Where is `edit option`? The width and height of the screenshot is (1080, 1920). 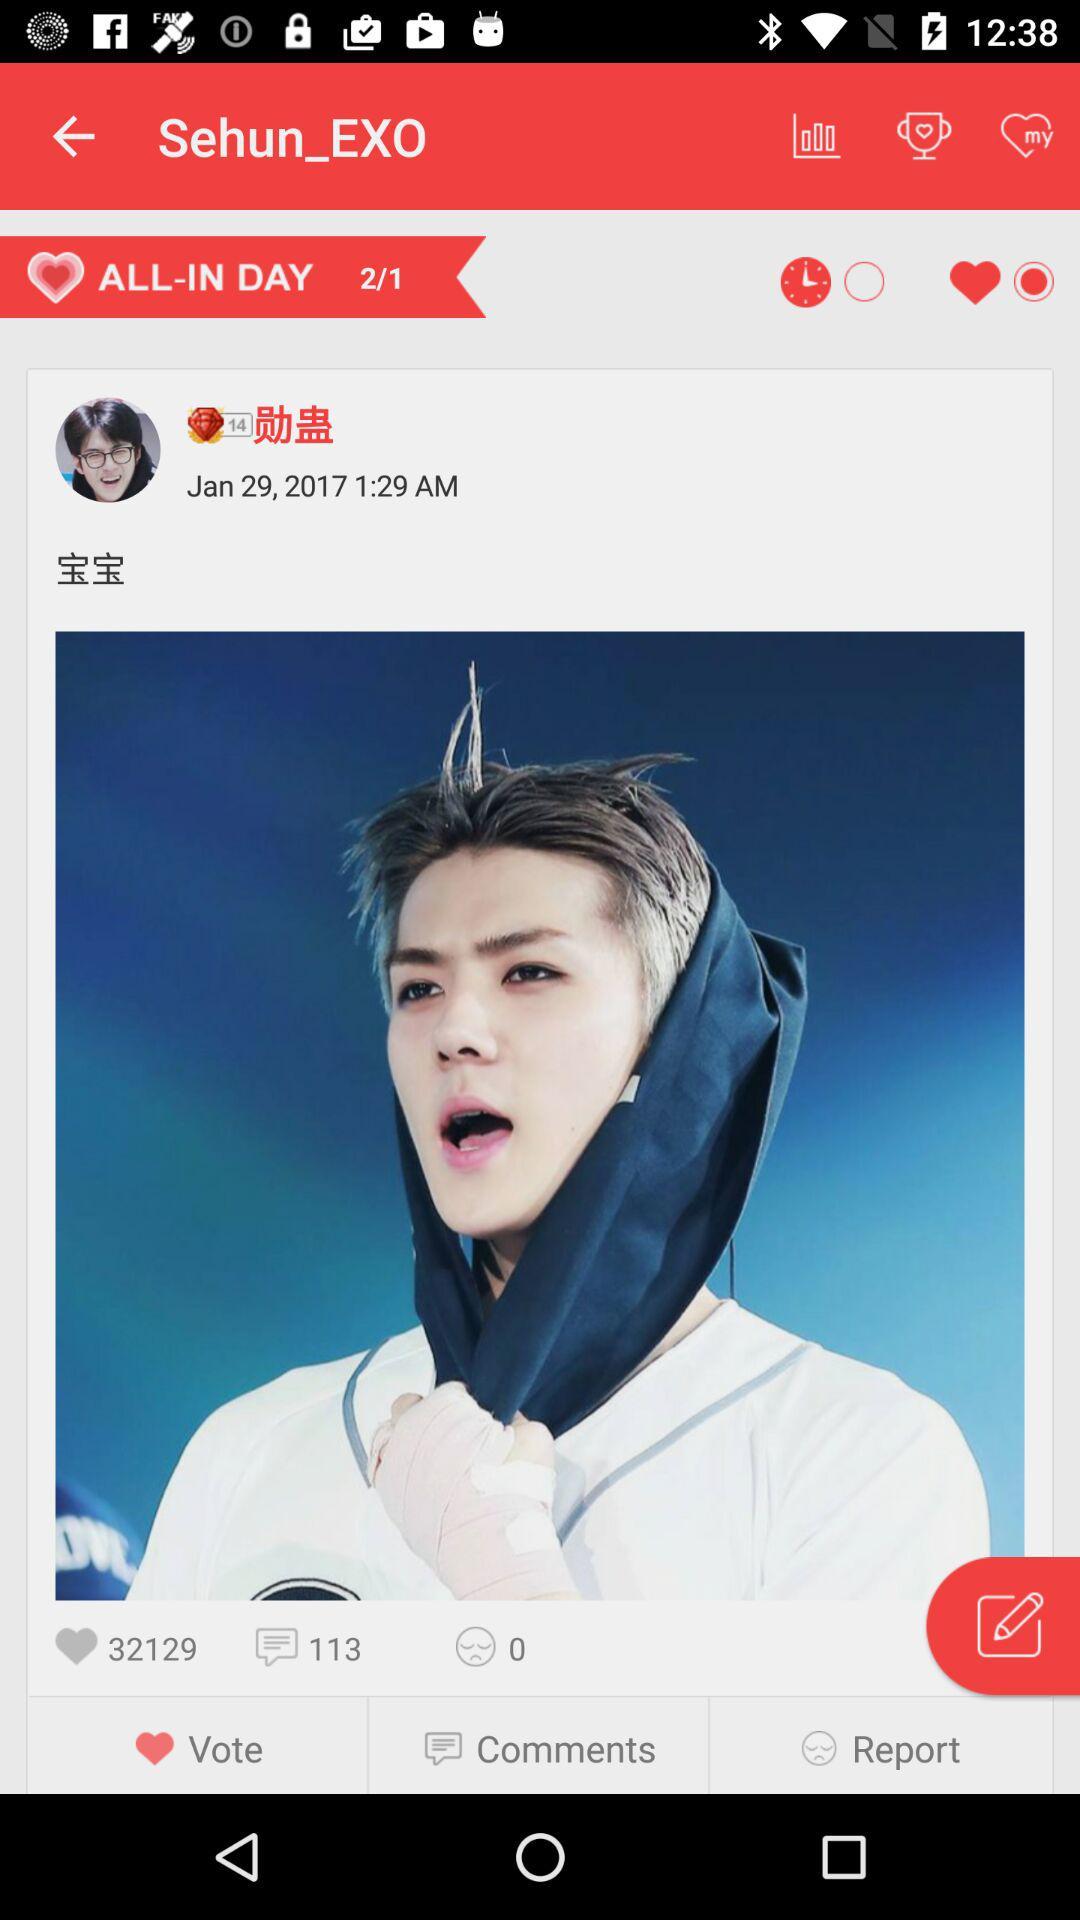
edit option is located at coordinates (1001, 1629).